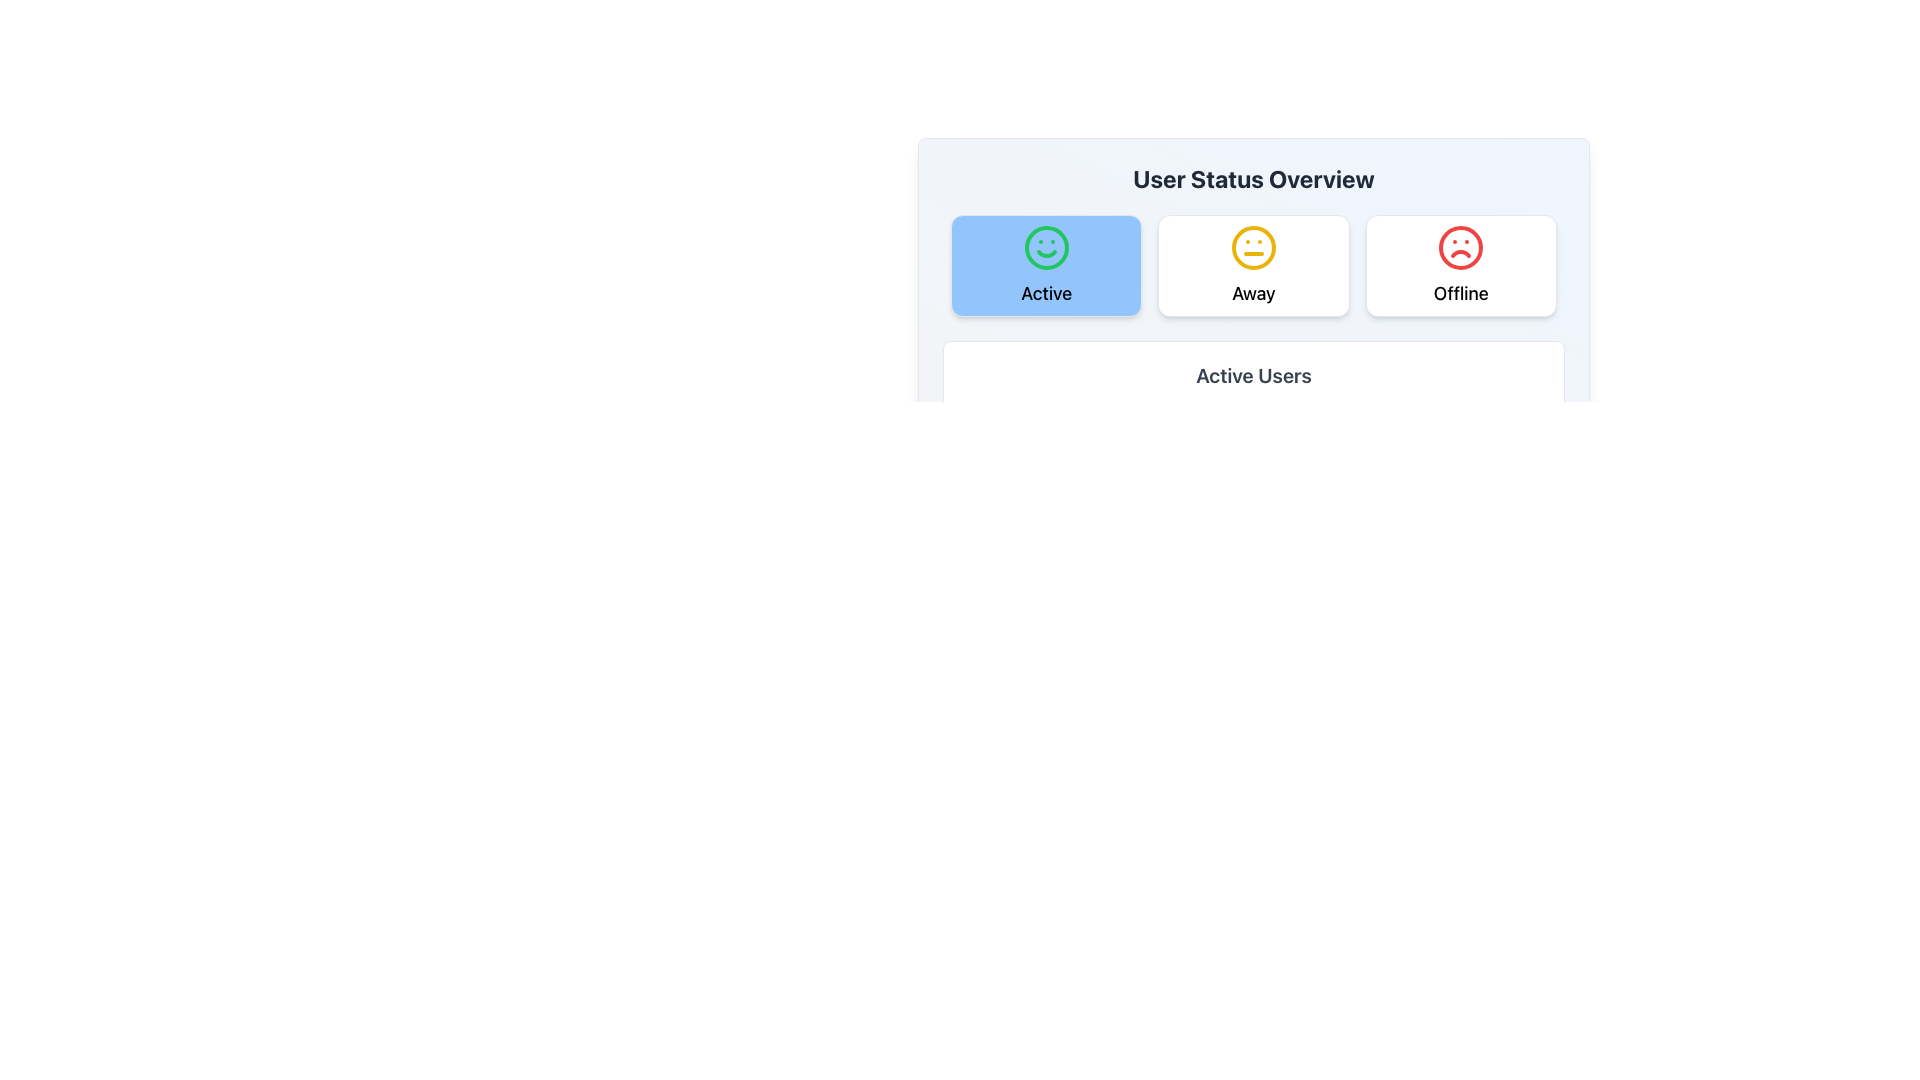  I want to click on the 'Away' status button located between the 'Active' and 'Offline' buttons in the 'User Status Overview' section, so click(1252, 265).